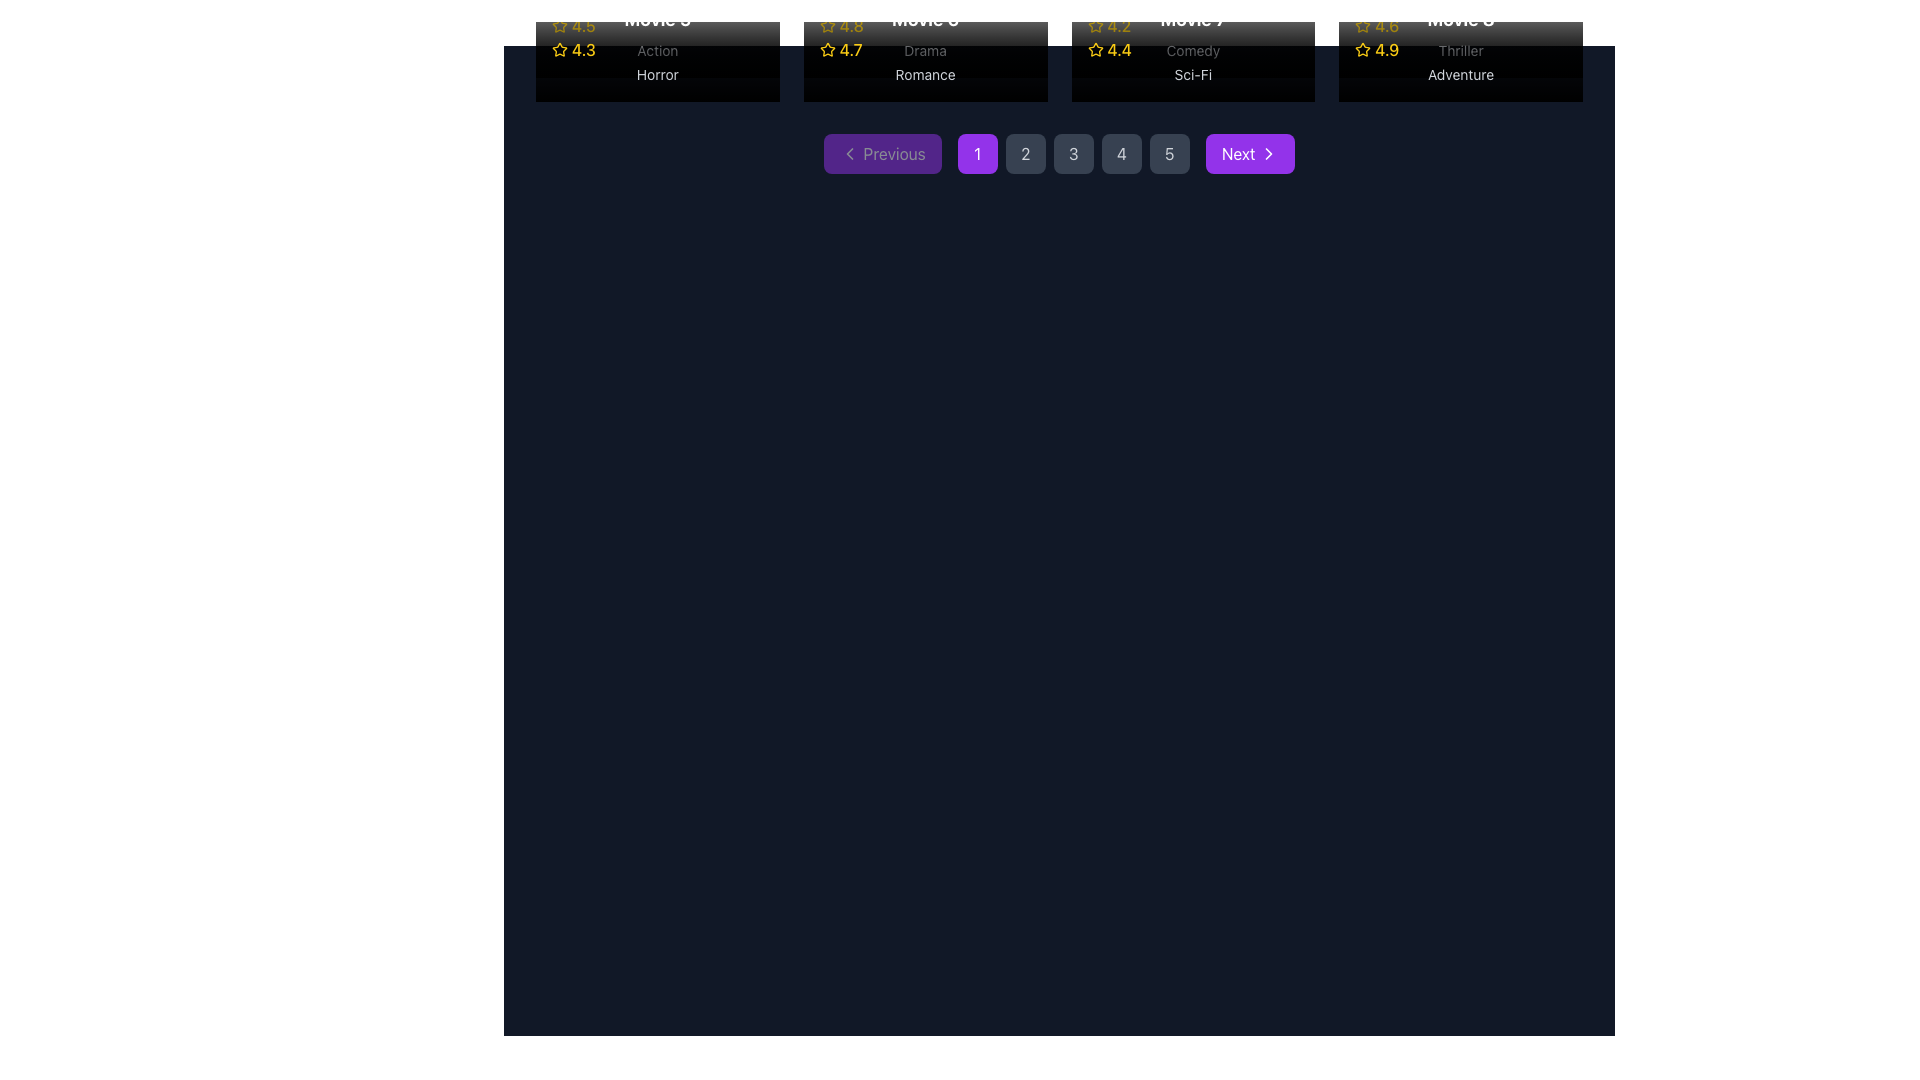 The image size is (1920, 1080). I want to click on the star icon representing a 4.9 rating in the 'Thriller, Adventure' category tile, which is the only star icon in this rating group, so click(1362, 48).